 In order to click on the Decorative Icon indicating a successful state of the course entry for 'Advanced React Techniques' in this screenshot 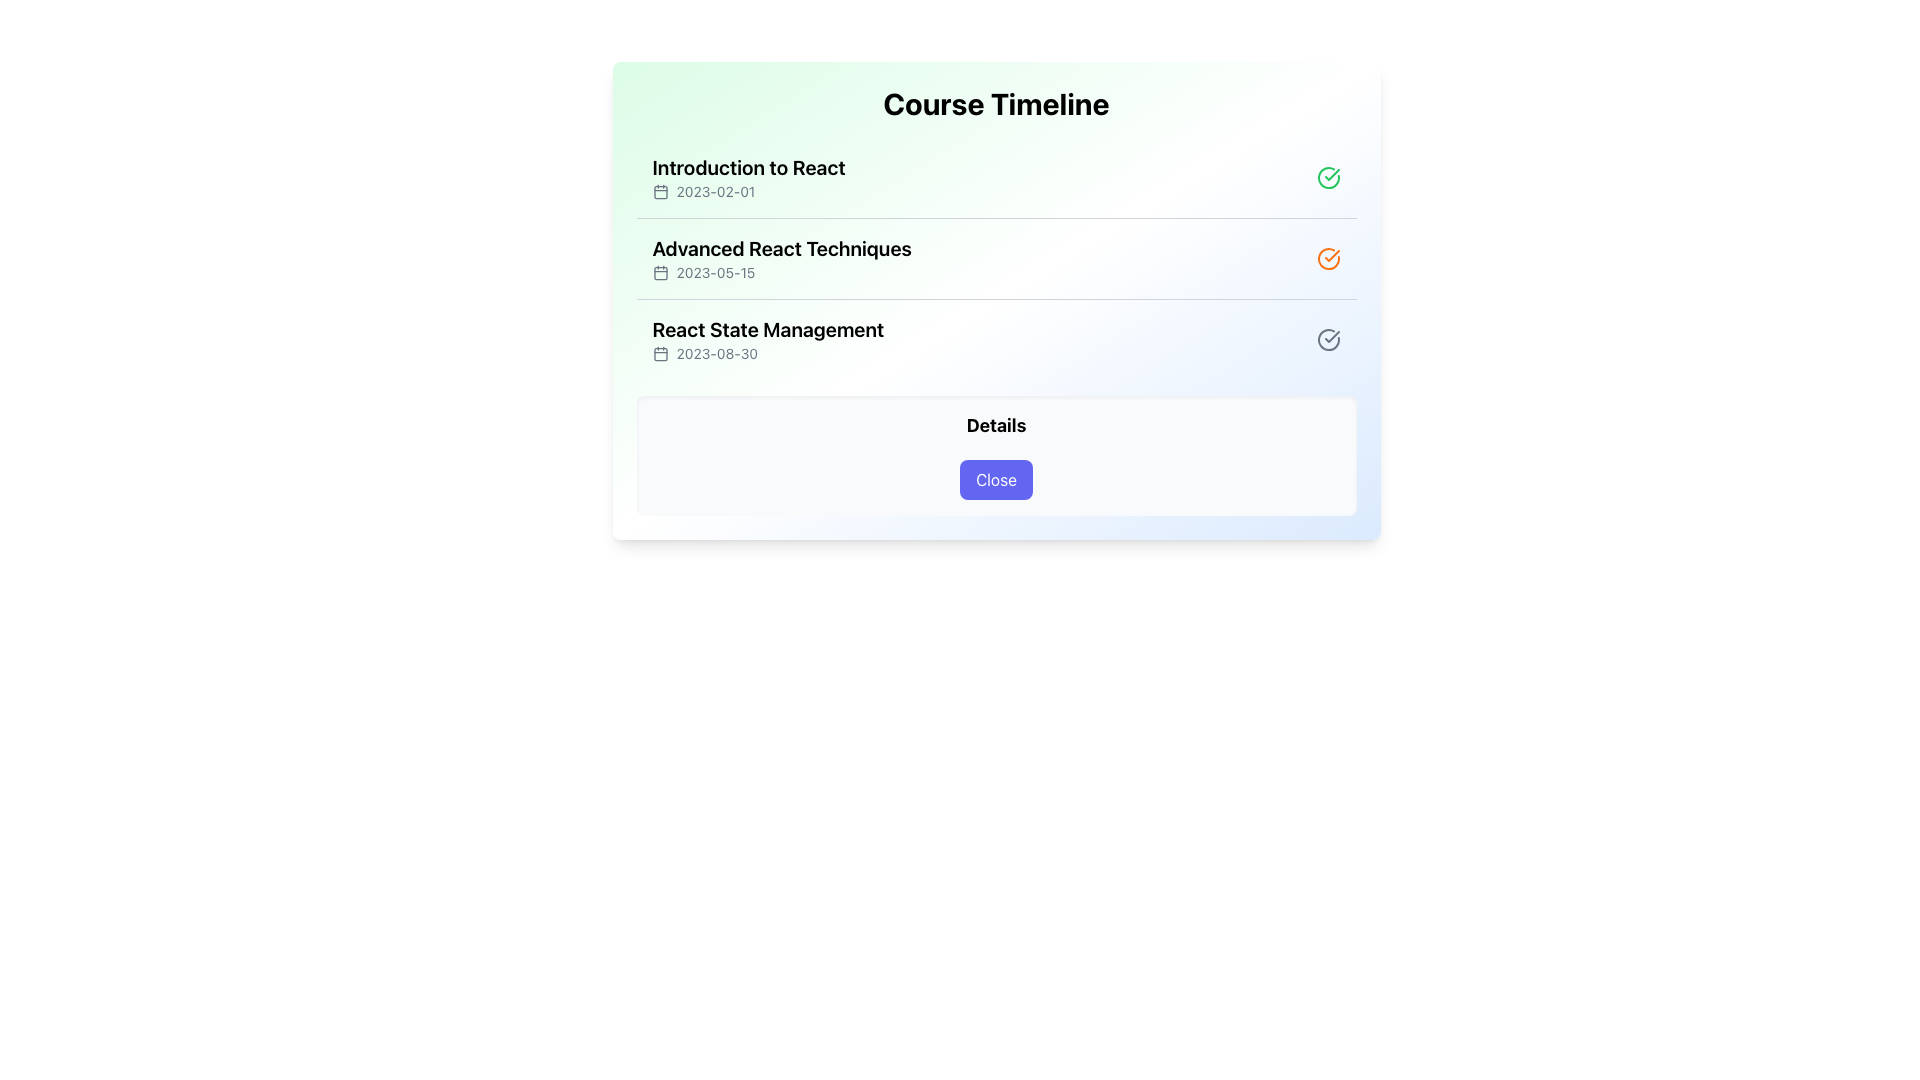, I will do `click(1328, 257)`.